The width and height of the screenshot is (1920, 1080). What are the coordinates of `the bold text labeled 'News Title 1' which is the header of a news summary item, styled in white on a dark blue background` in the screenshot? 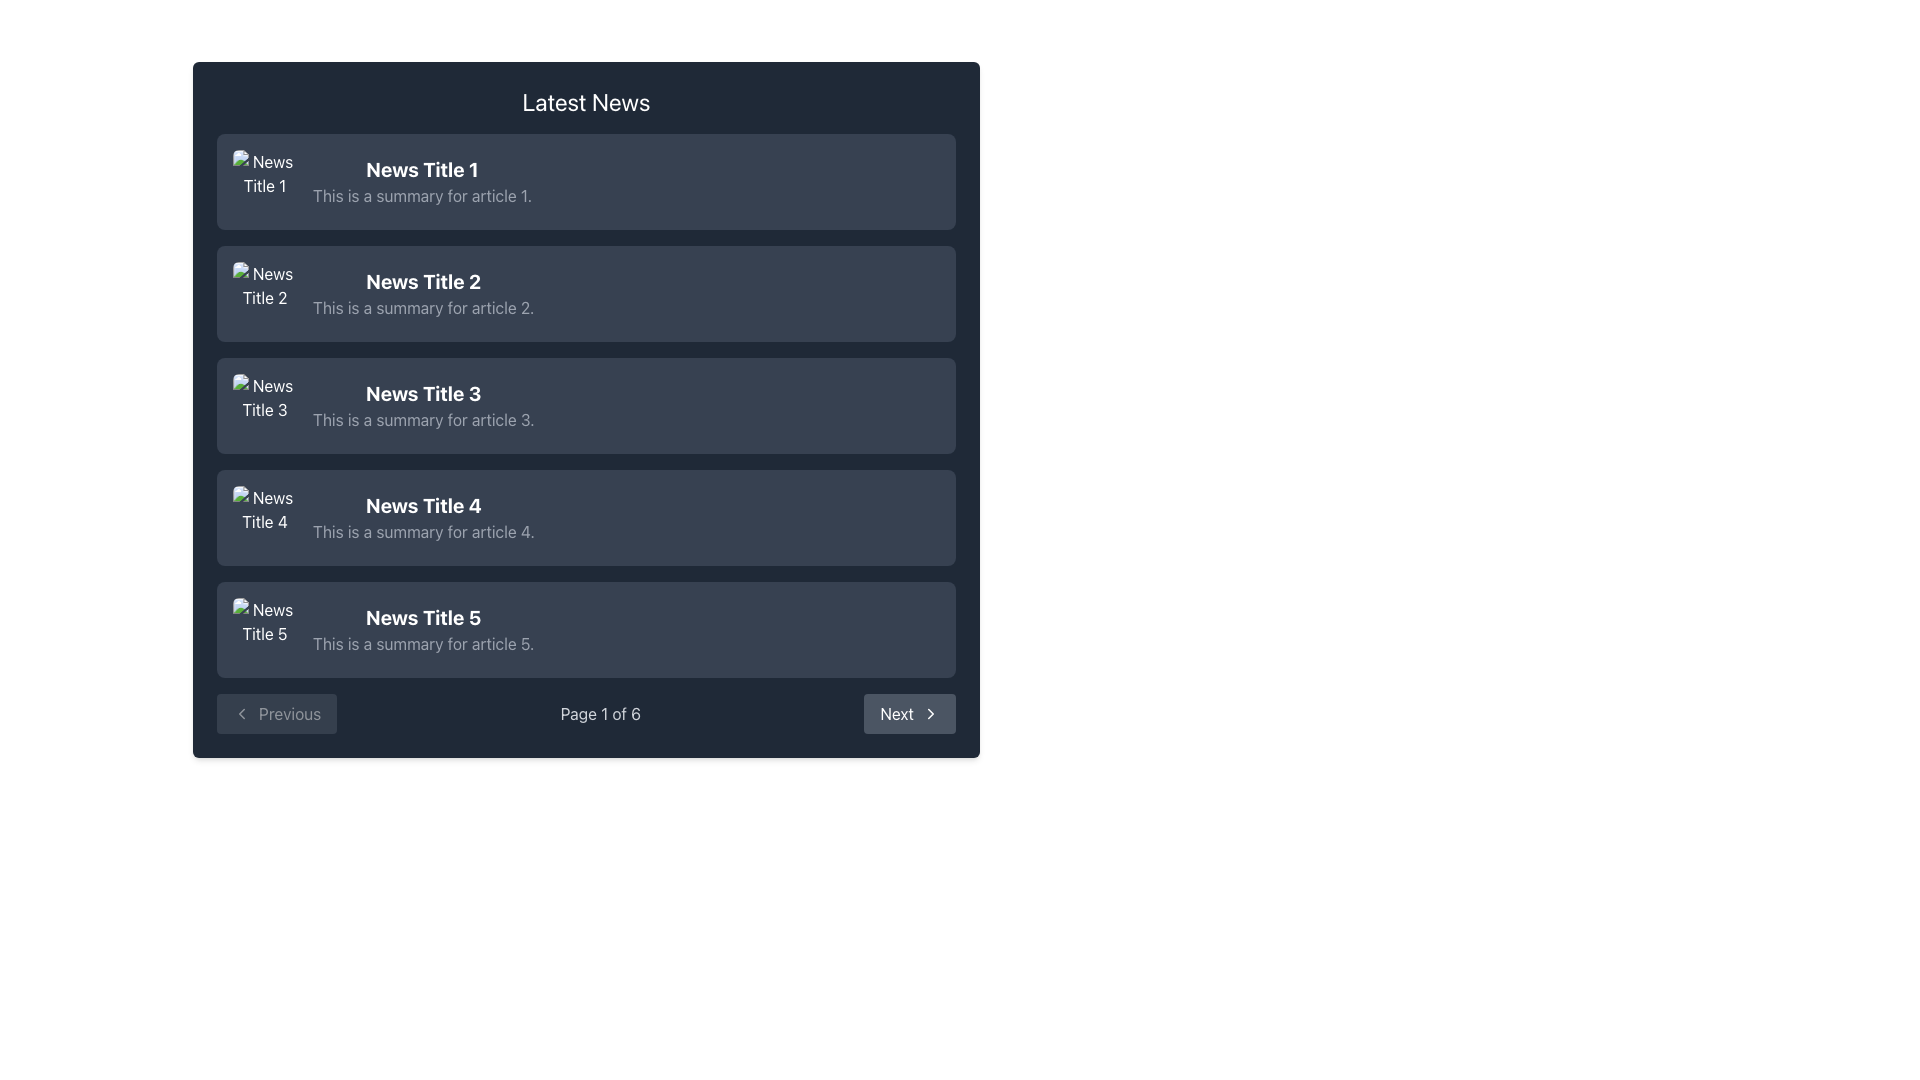 It's located at (421, 168).